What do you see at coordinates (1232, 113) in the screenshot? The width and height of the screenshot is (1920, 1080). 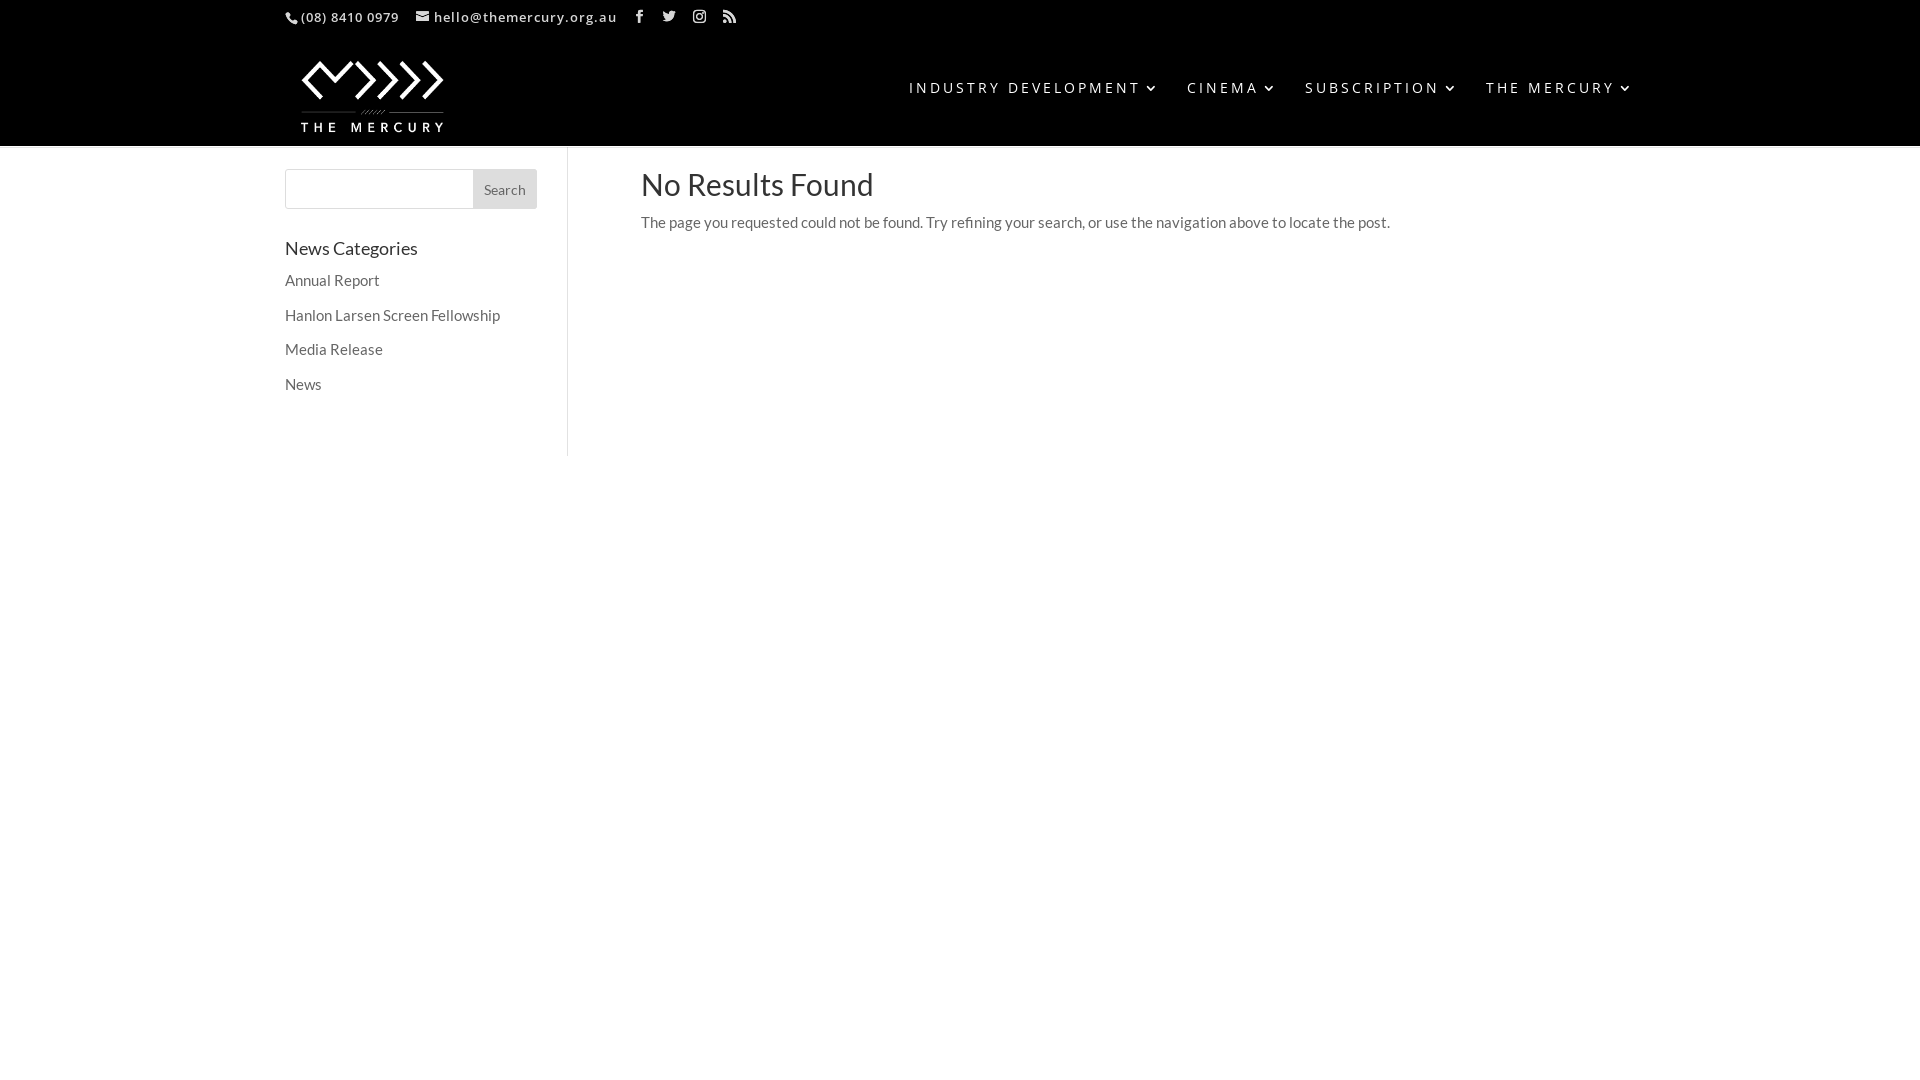 I see `'CINEMA'` at bounding box center [1232, 113].